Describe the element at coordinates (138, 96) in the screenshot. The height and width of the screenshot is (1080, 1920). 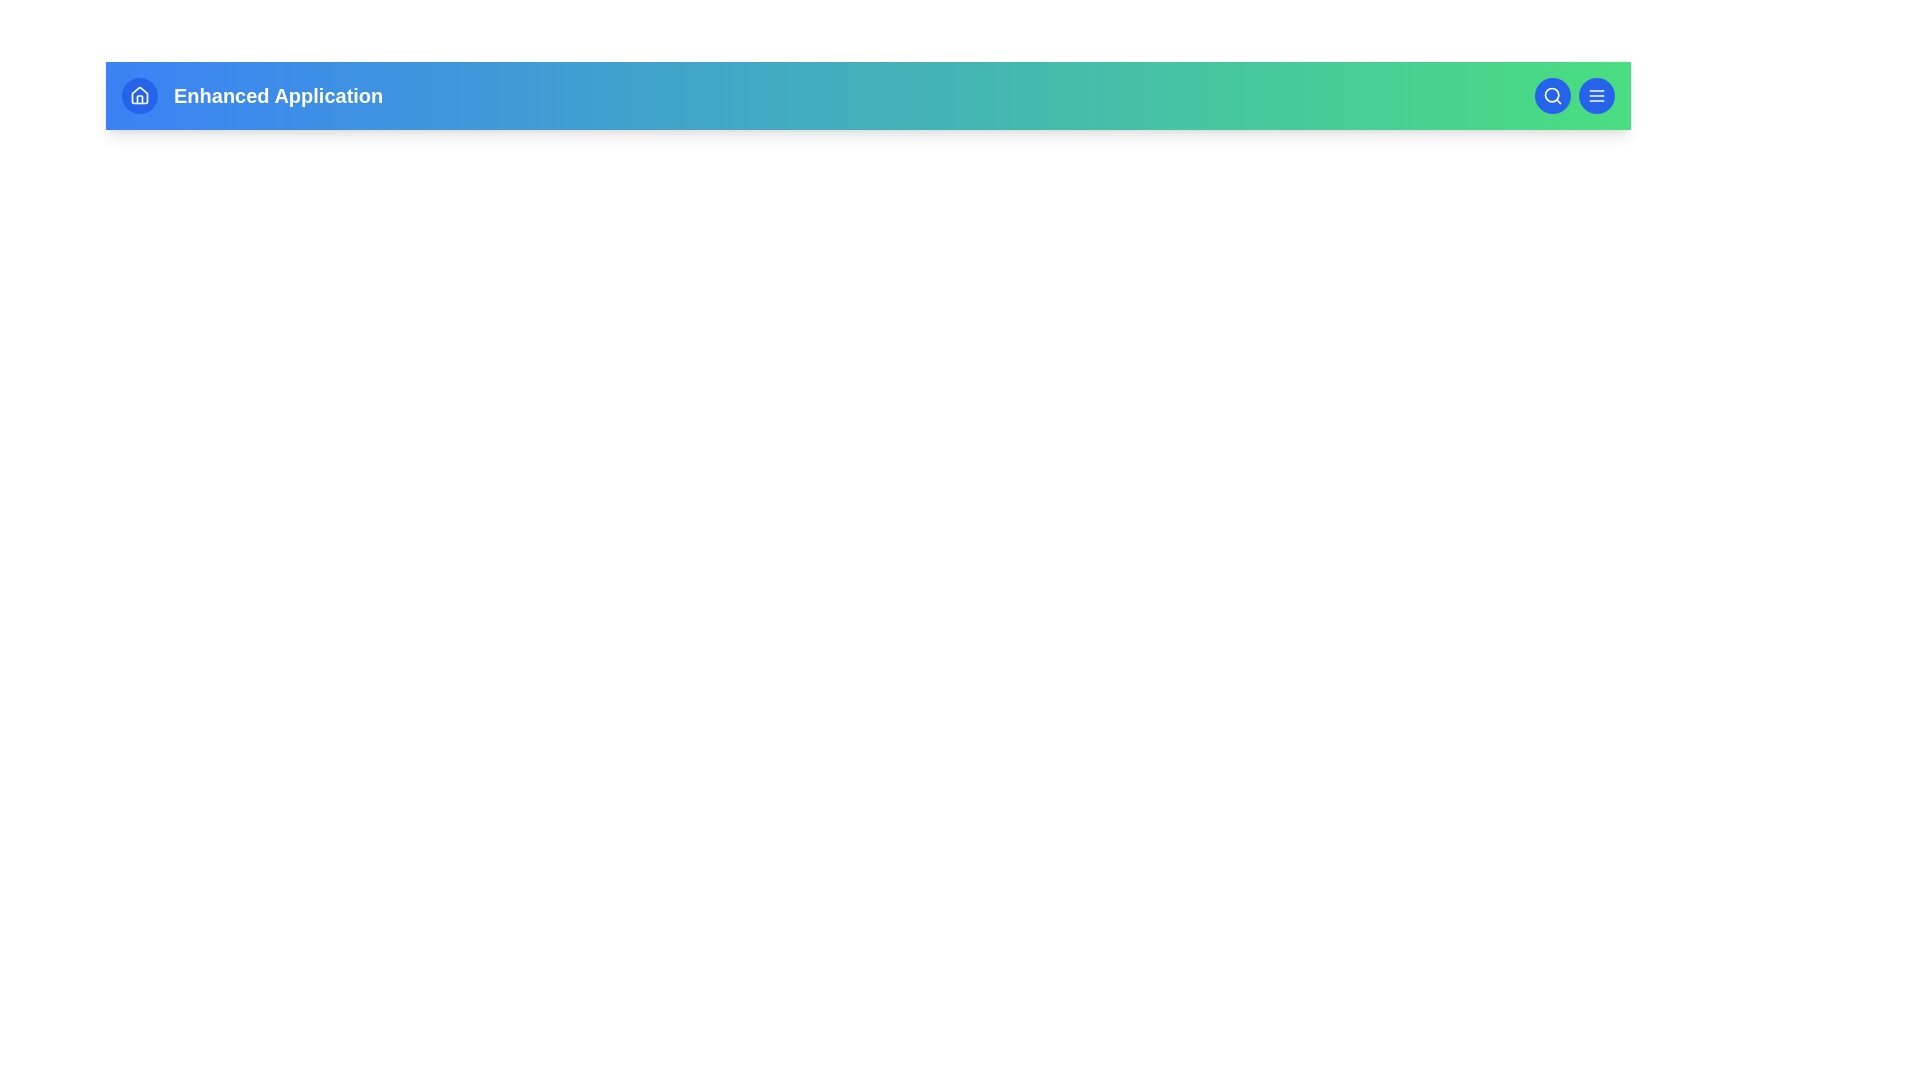
I see `the house-shaped icon within the circular blue button located on the left side of the header bar` at that location.